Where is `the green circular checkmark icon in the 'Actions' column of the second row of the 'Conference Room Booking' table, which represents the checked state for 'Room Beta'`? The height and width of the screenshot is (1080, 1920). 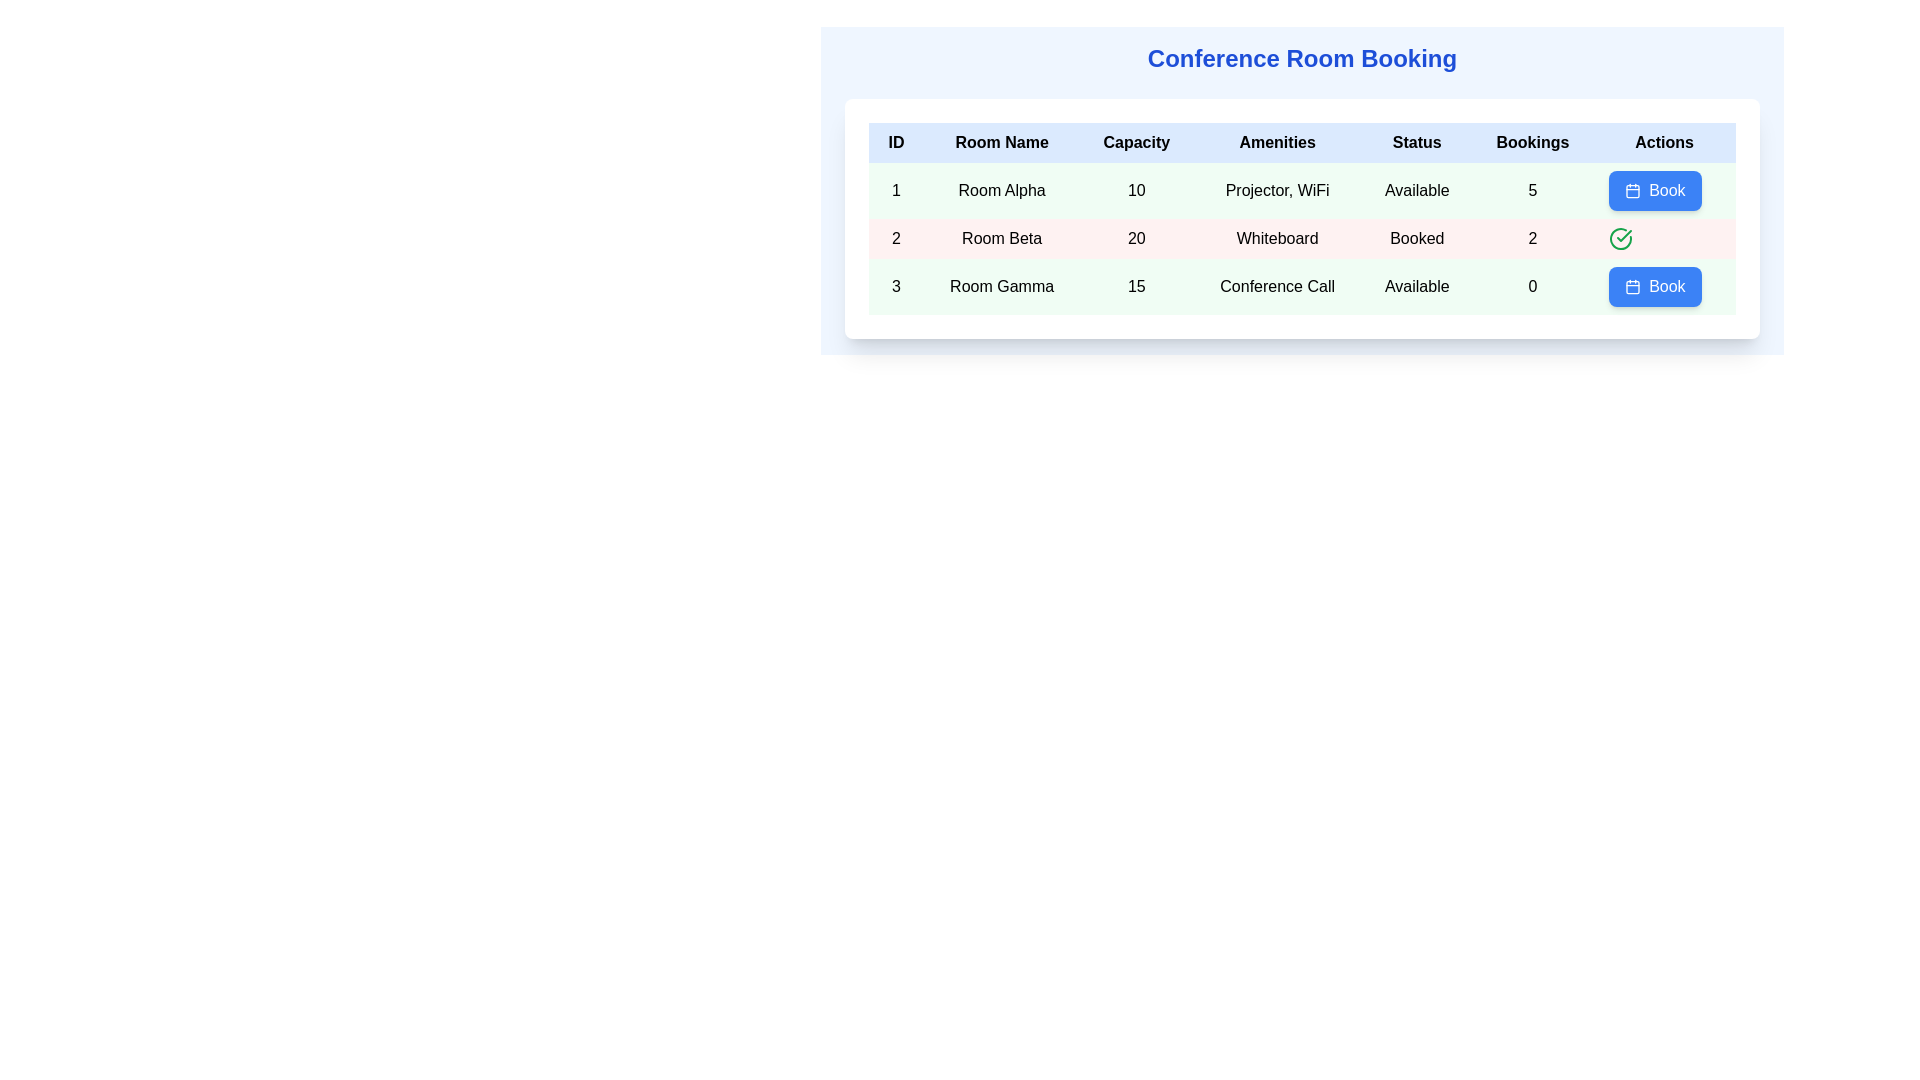 the green circular checkmark icon in the 'Actions' column of the second row of the 'Conference Room Booking' table, which represents the checked state for 'Room Beta' is located at coordinates (1621, 238).